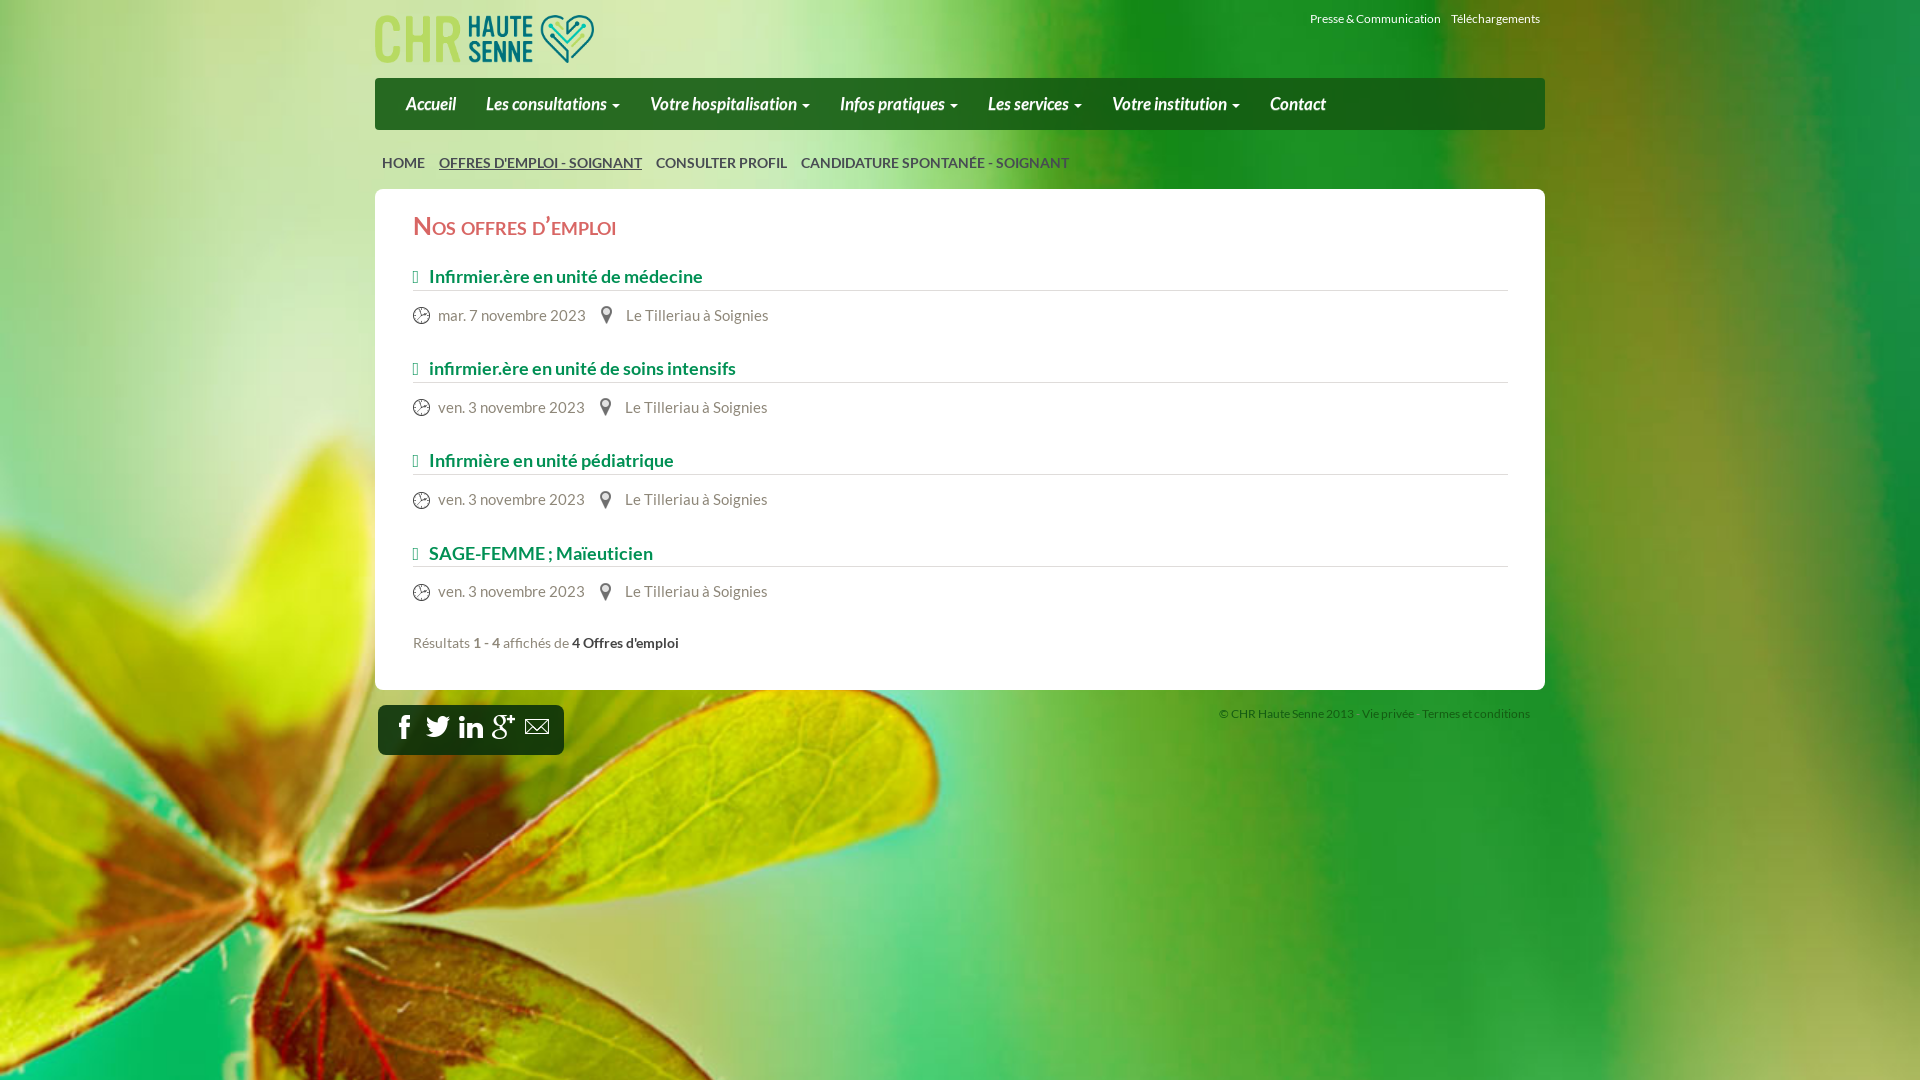 Image resolution: width=1920 pixels, height=1080 pixels. Describe the element at coordinates (1476, 712) in the screenshot. I see `'Termes et conditions'` at that location.